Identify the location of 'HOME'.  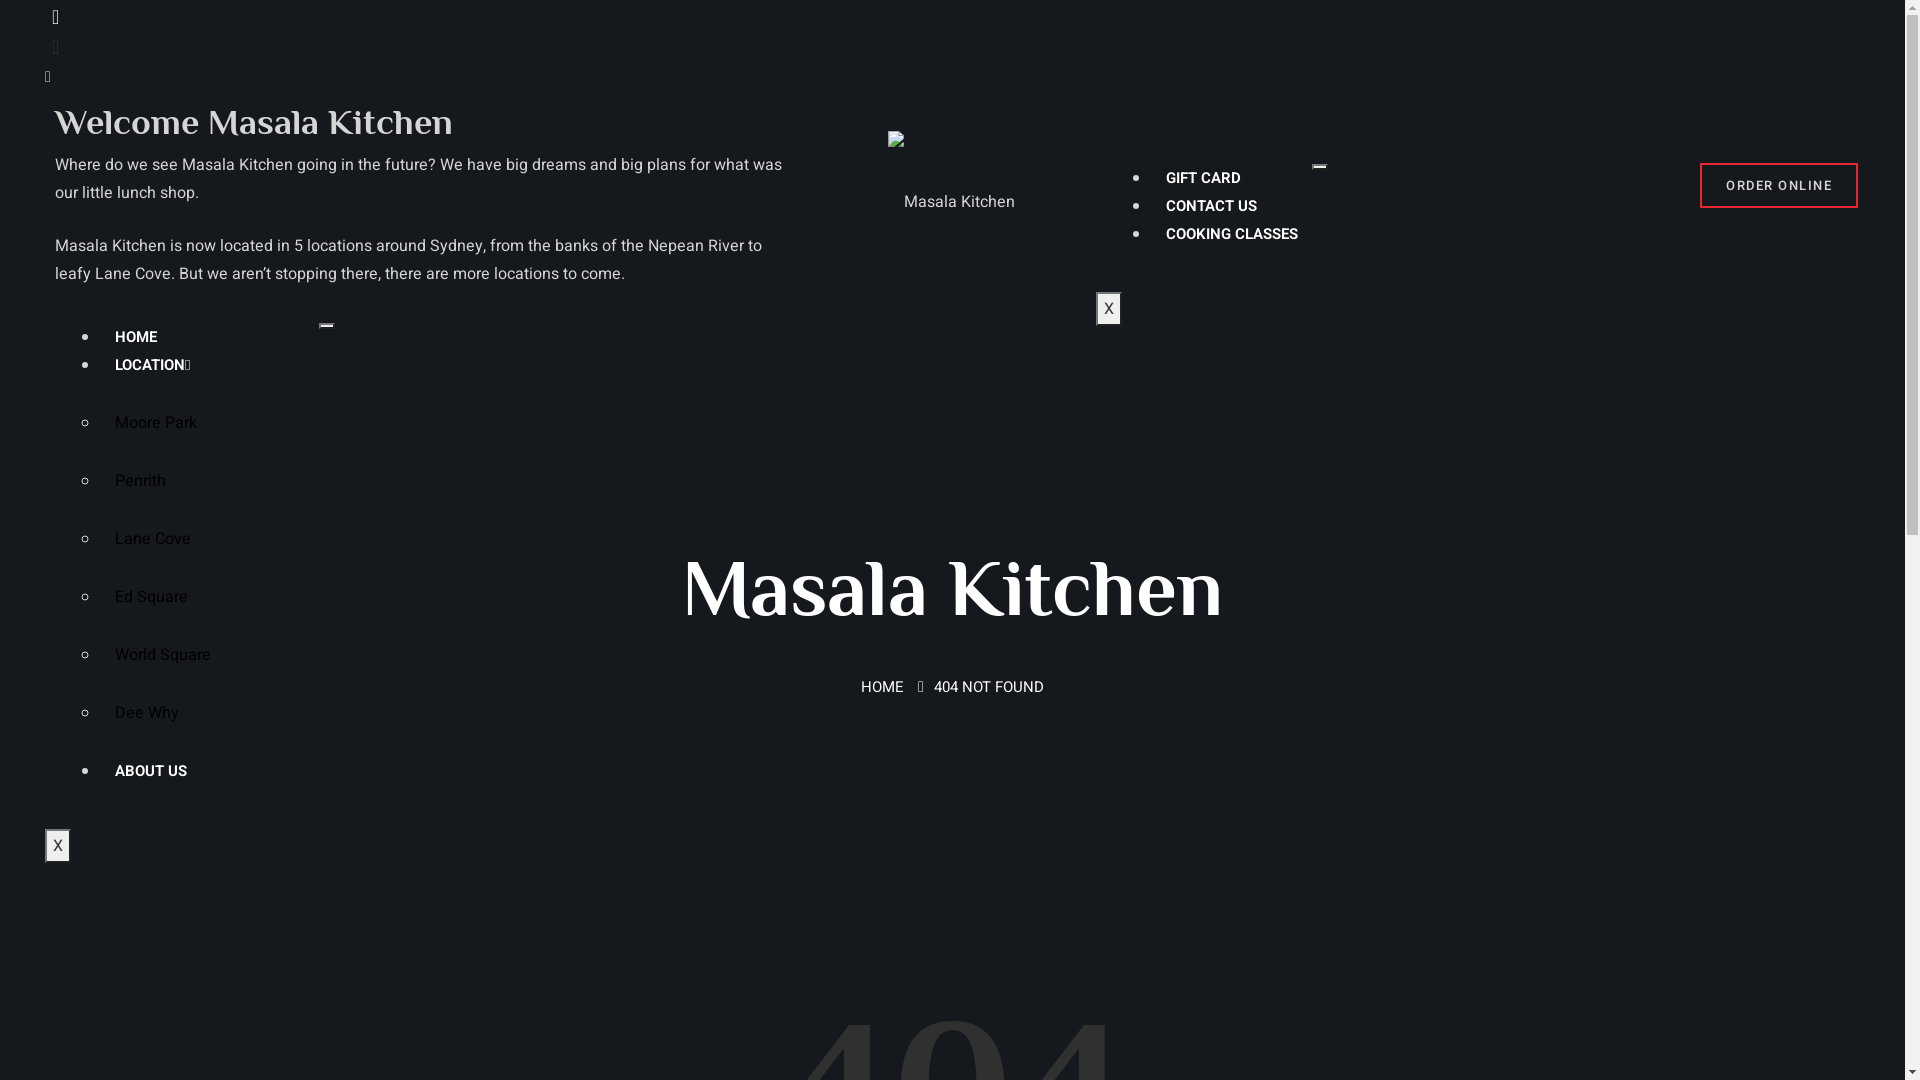
(881, 685).